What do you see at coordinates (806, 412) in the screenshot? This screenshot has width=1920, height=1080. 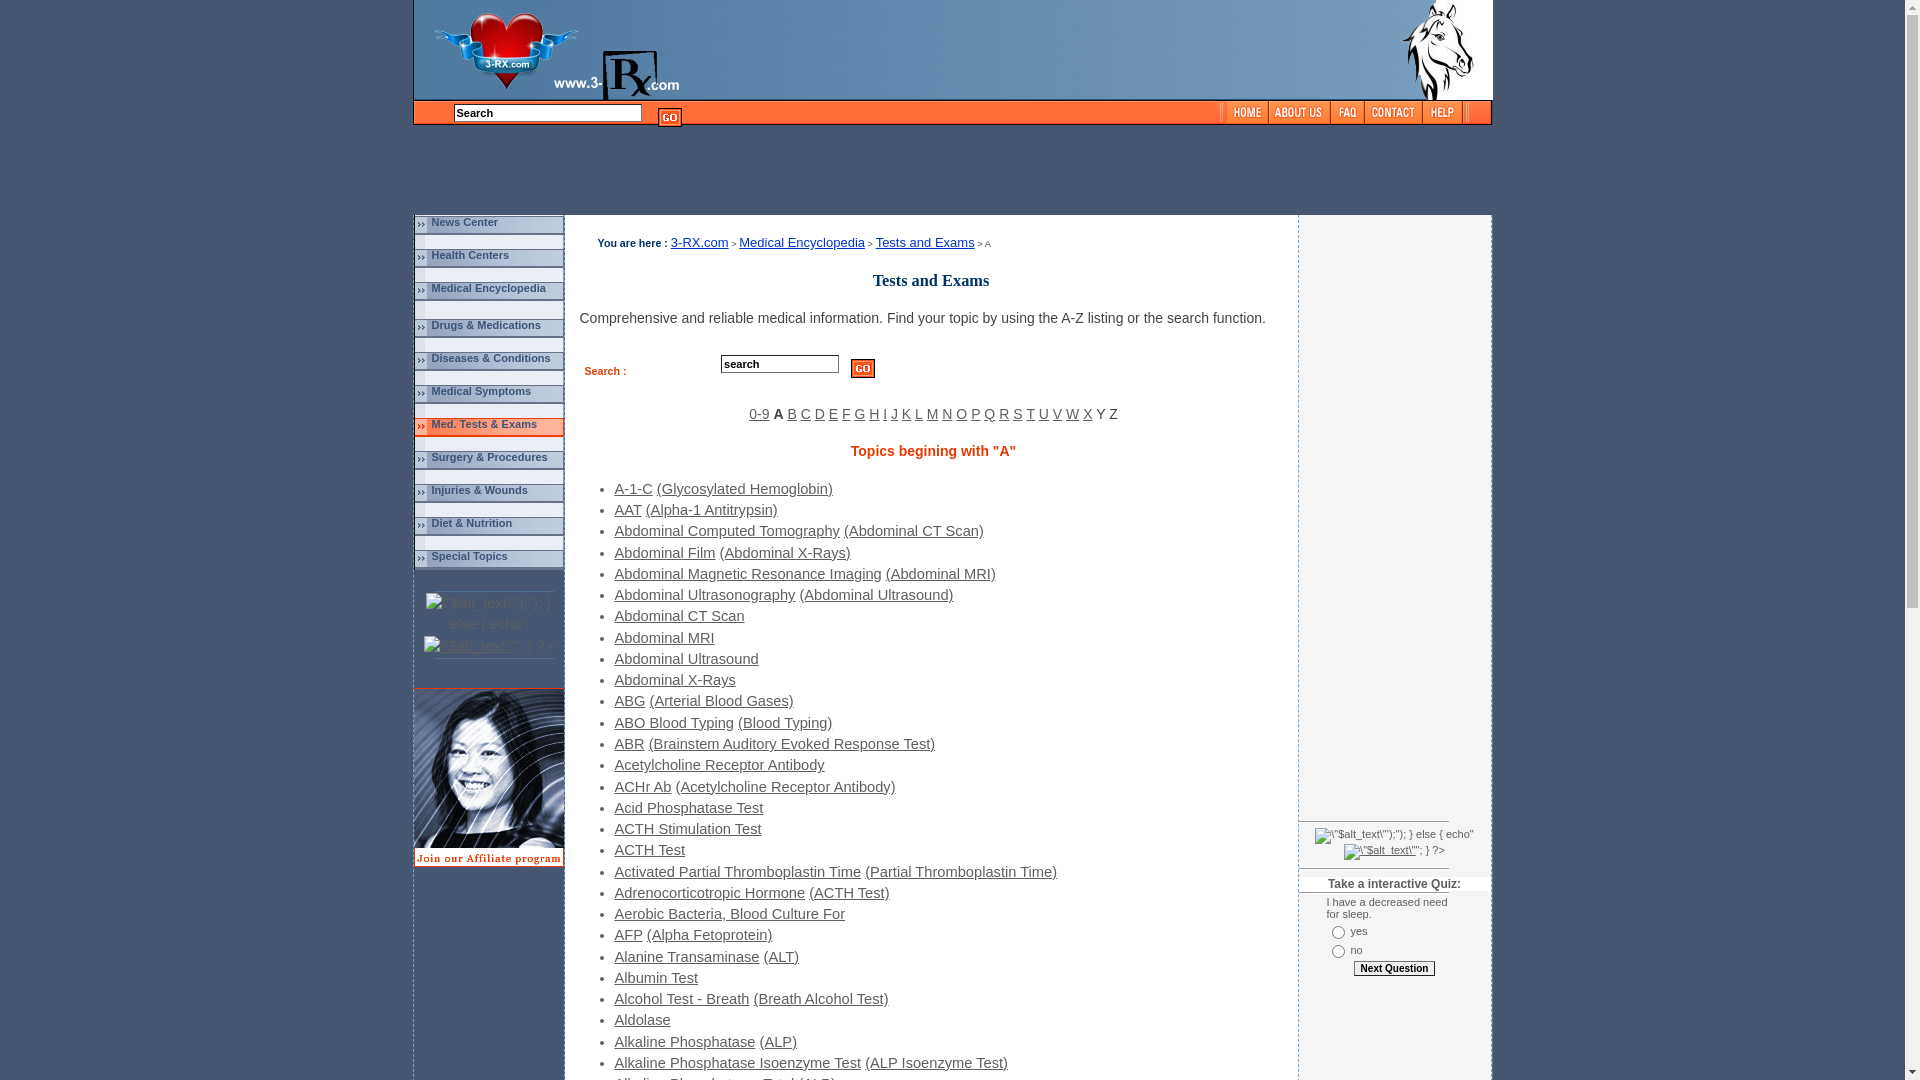 I see `'C'` at bounding box center [806, 412].